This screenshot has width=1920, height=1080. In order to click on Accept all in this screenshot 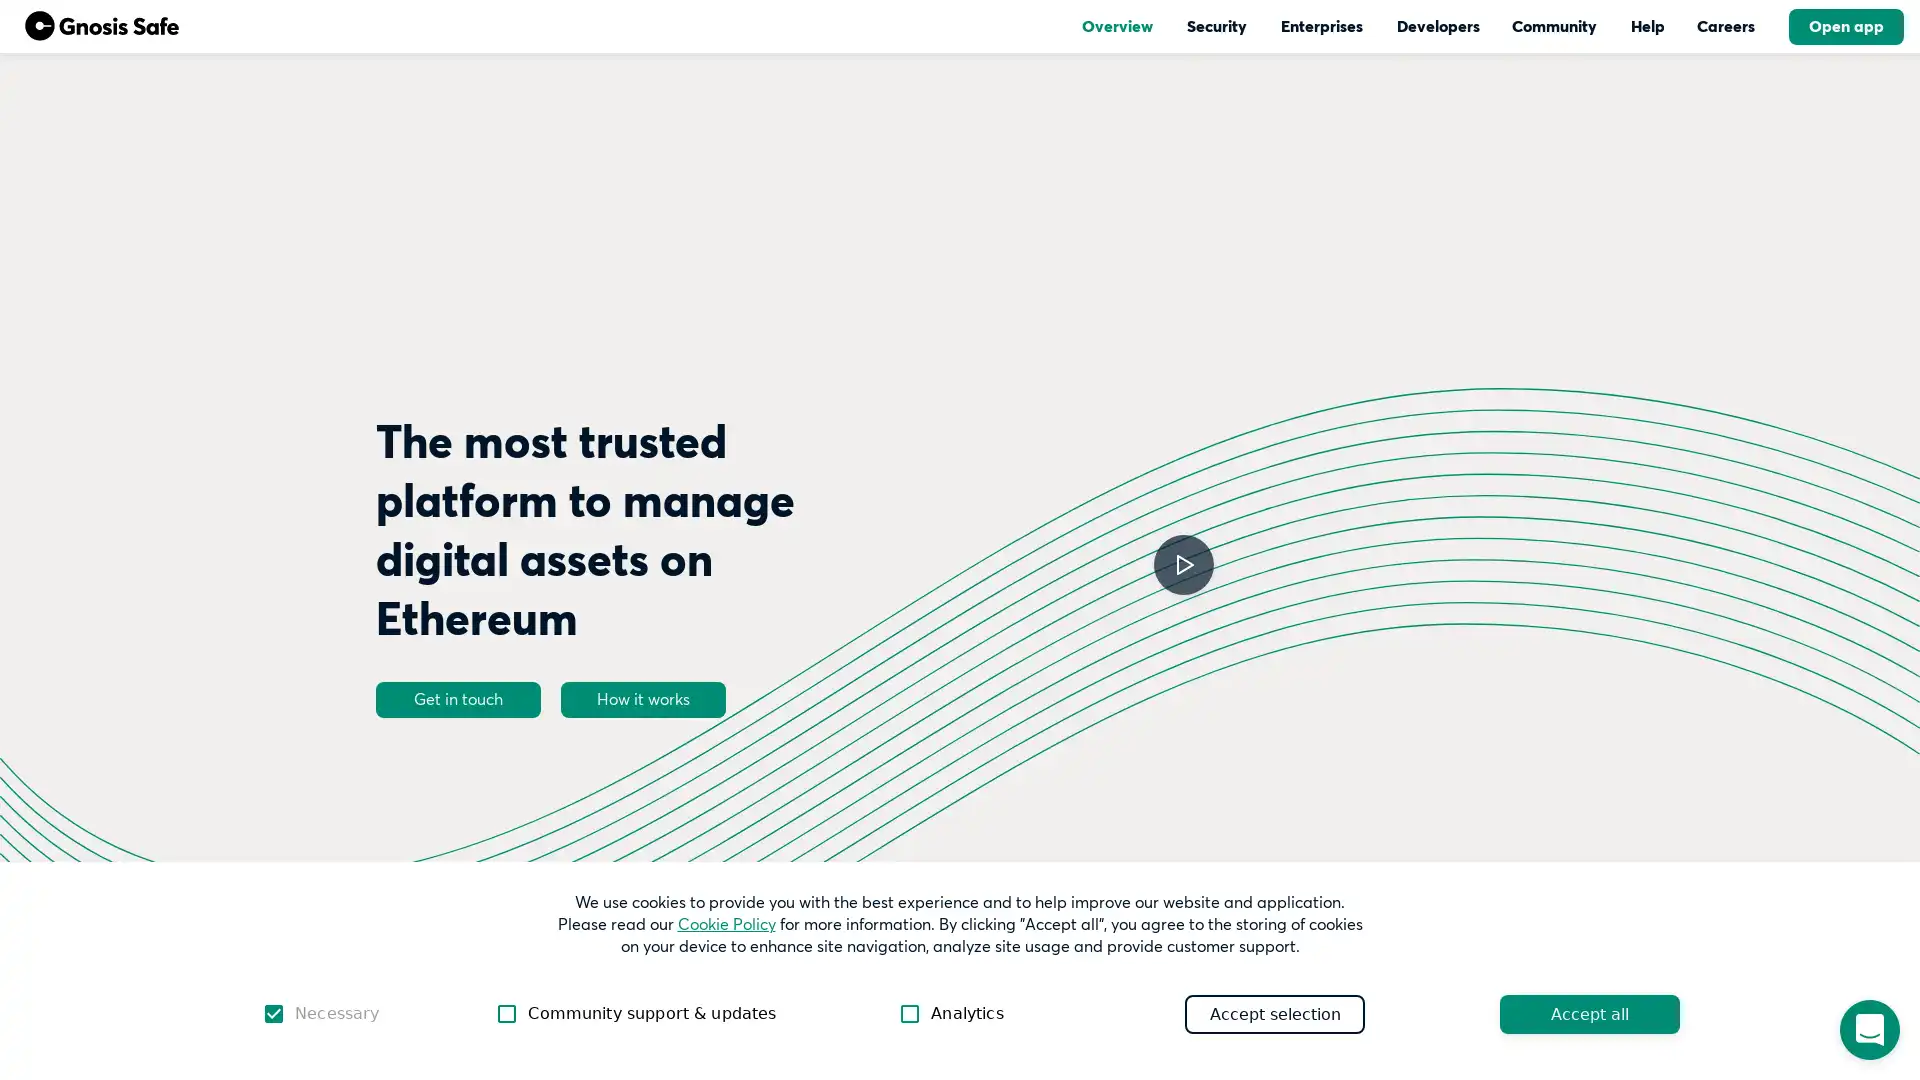, I will do `click(1588, 1013)`.